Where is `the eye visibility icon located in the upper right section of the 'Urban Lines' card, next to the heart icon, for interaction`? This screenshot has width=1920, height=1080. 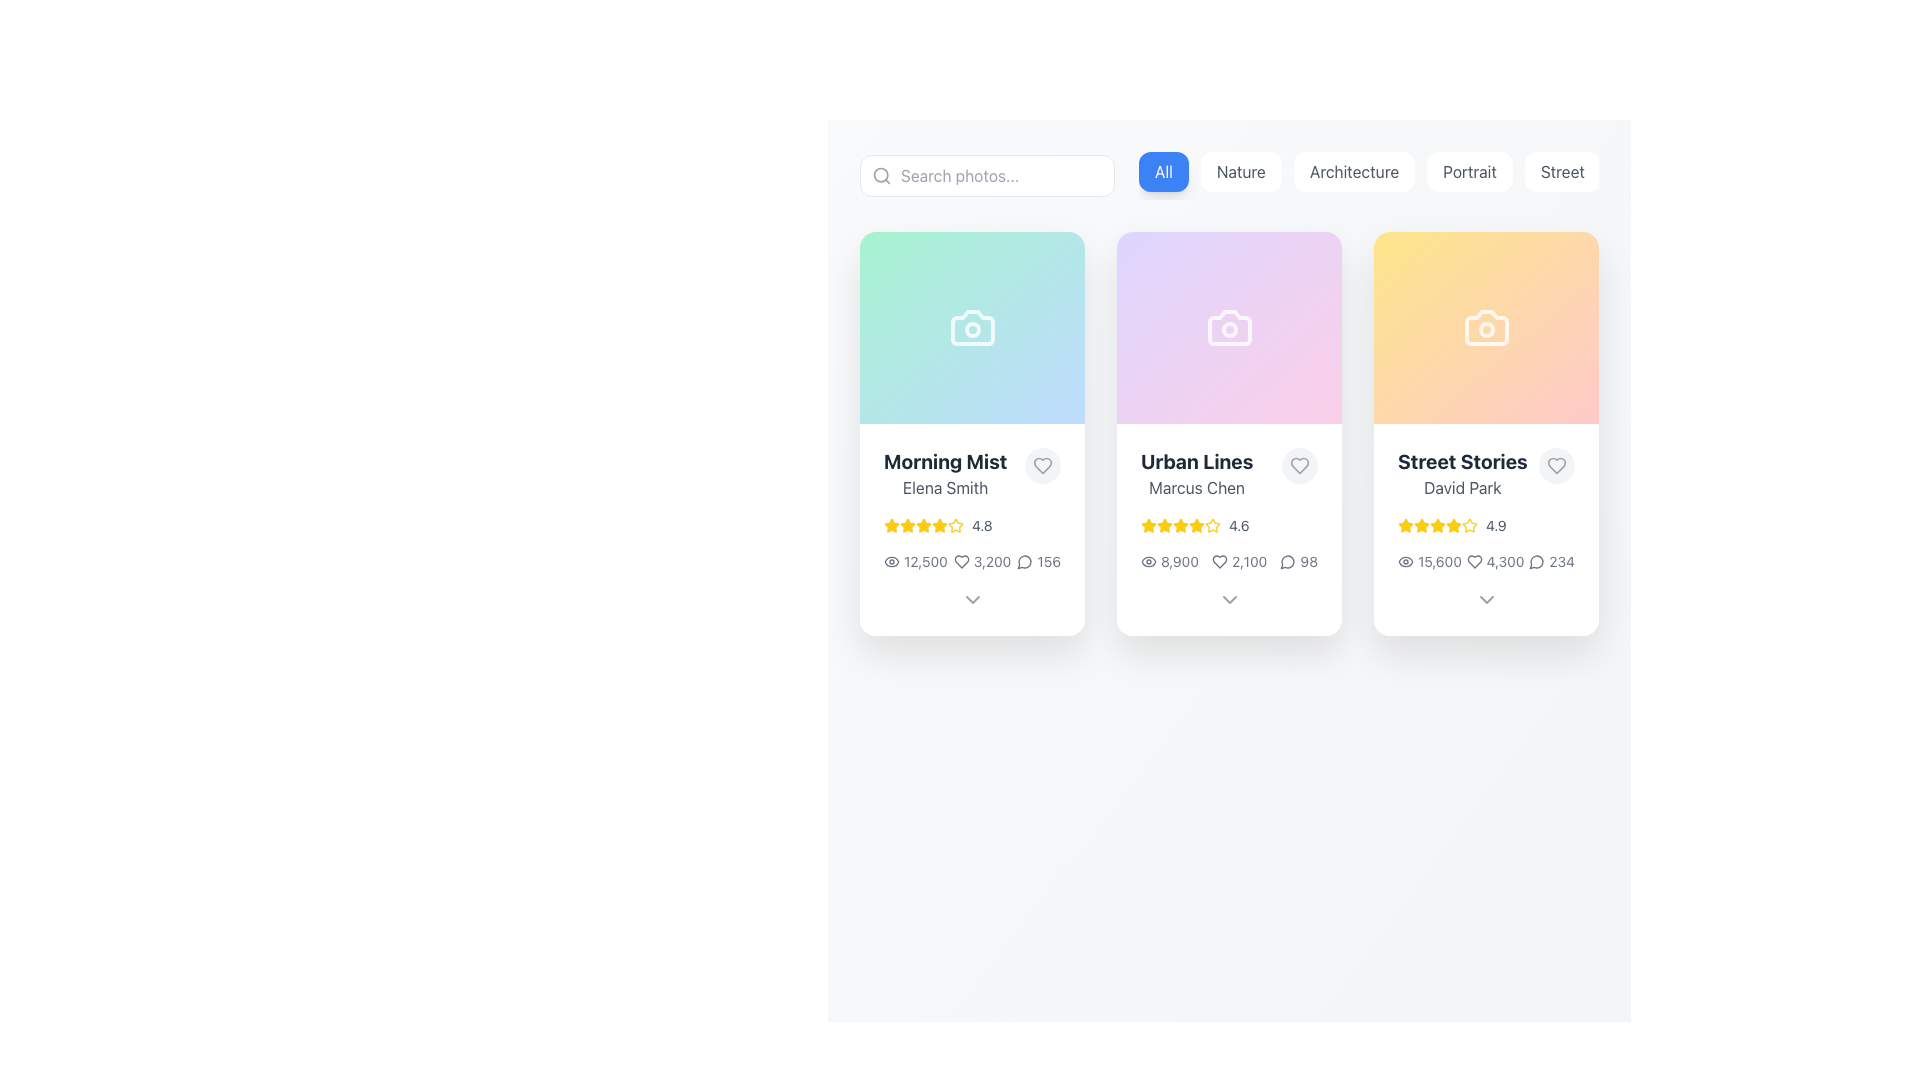
the eye visibility icon located in the upper right section of the 'Urban Lines' card, next to the heart icon, for interaction is located at coordinates (1148, 562).